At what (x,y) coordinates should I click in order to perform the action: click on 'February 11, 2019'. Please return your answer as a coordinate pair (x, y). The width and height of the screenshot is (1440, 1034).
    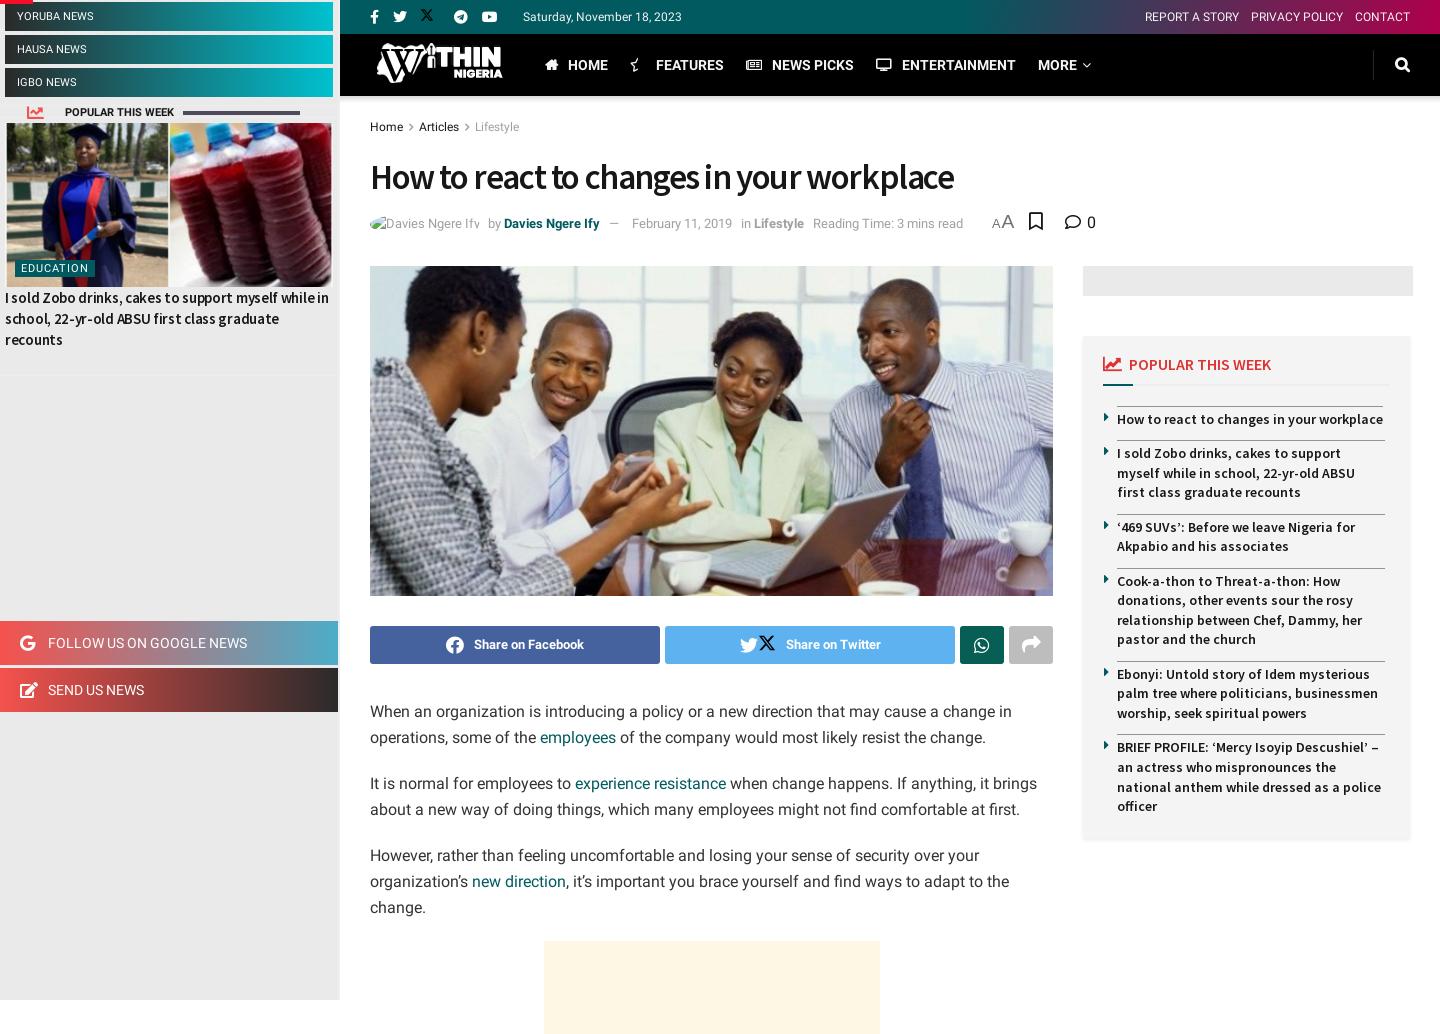
    Looking at the image, I should click on (681, 222).